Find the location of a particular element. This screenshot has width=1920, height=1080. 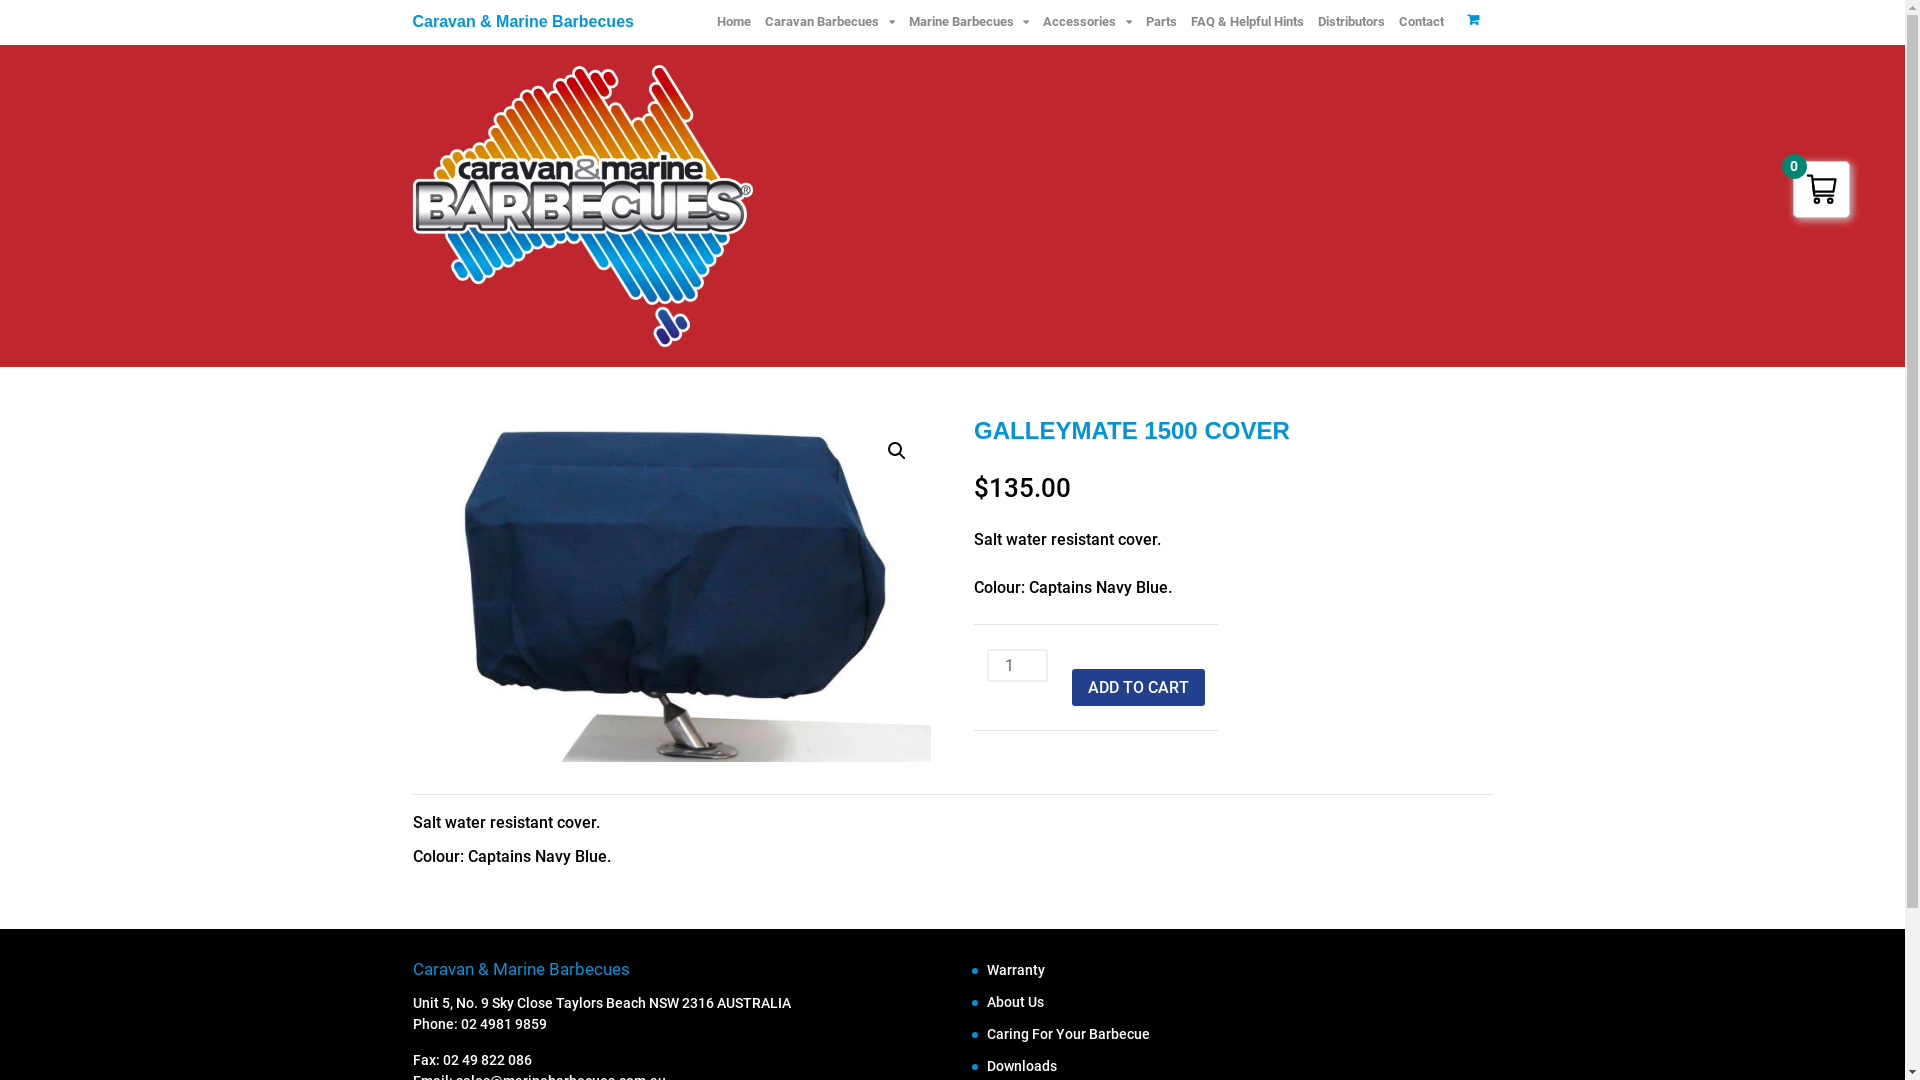

'Unit 5, No. 9 Sky Close Taylors Beach NSW 2316 AUSTRALIA' is located at coordinates (599, 1002).